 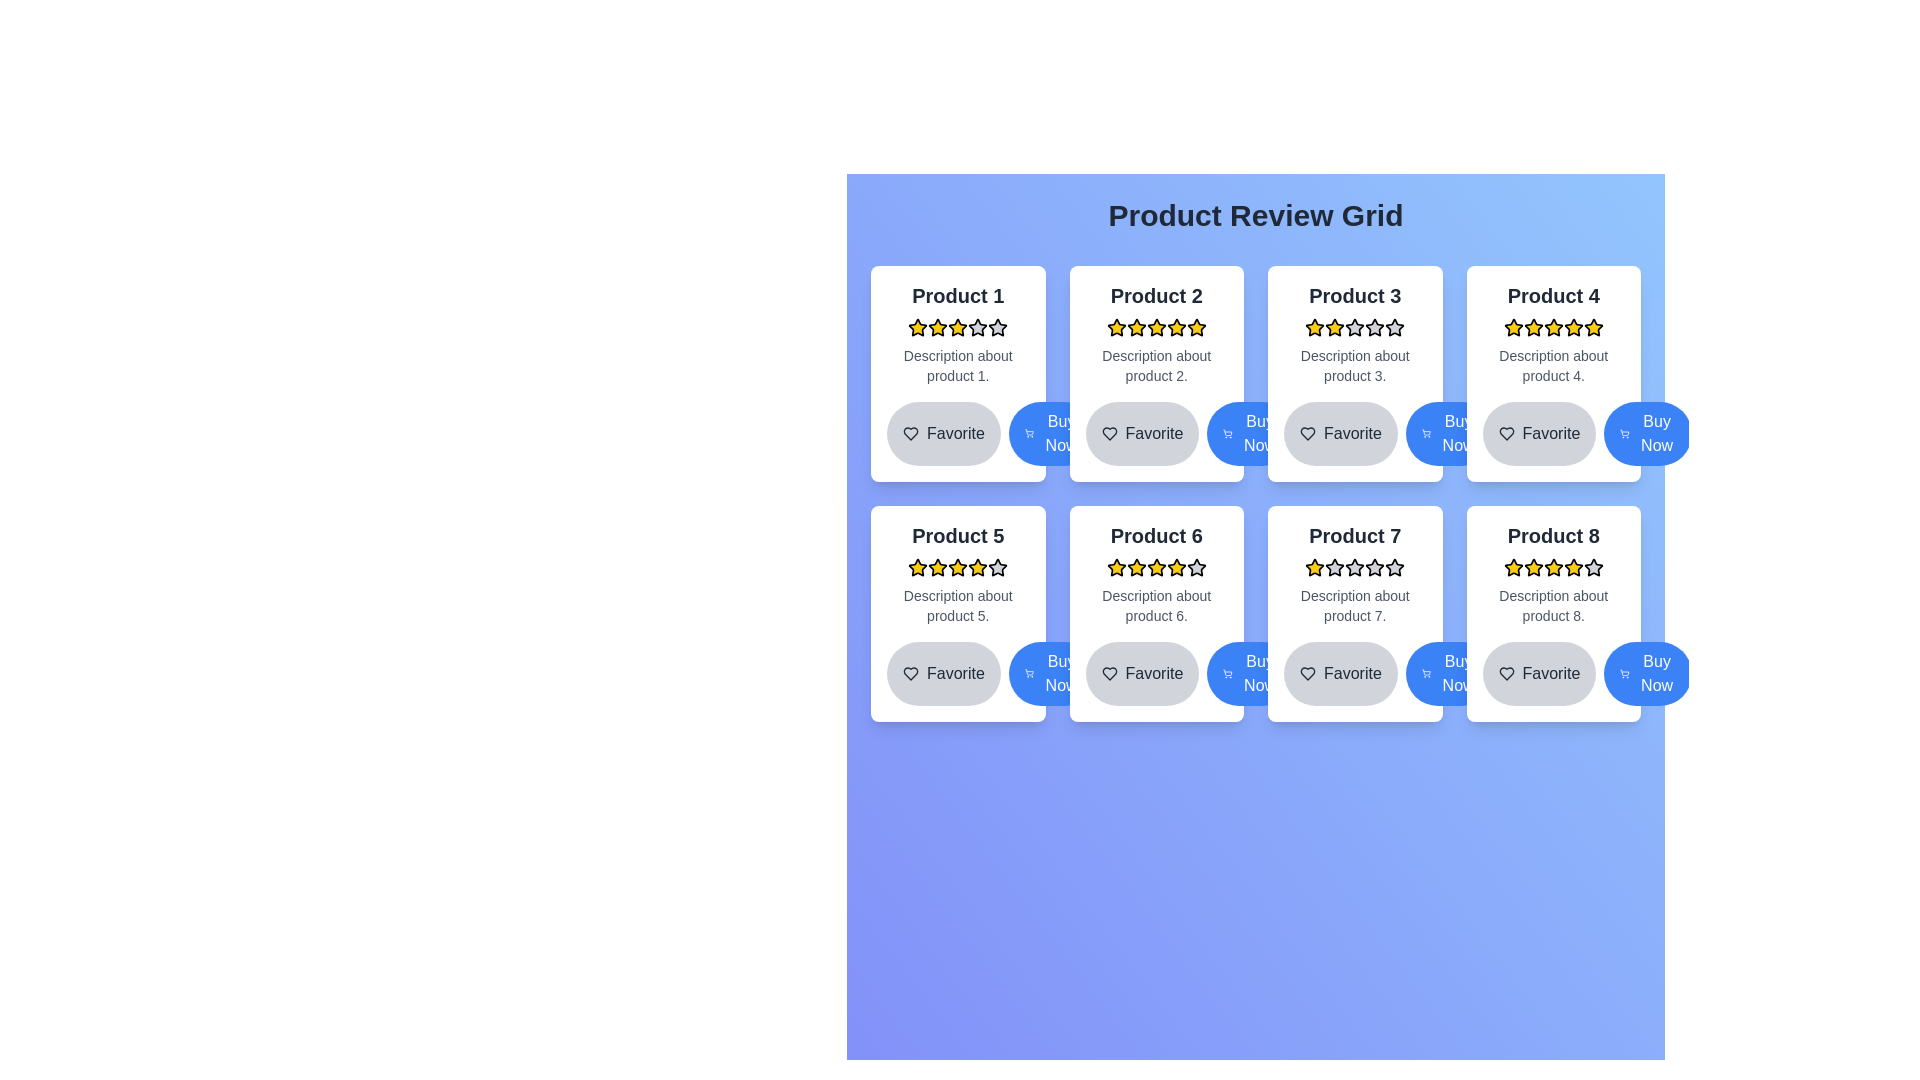 What do you see at coordinates (1051, 433) in the screenshot?
I see `the purchase button located next to the 'Favorite' button under the product cards` at bounding box center [1051, 433].